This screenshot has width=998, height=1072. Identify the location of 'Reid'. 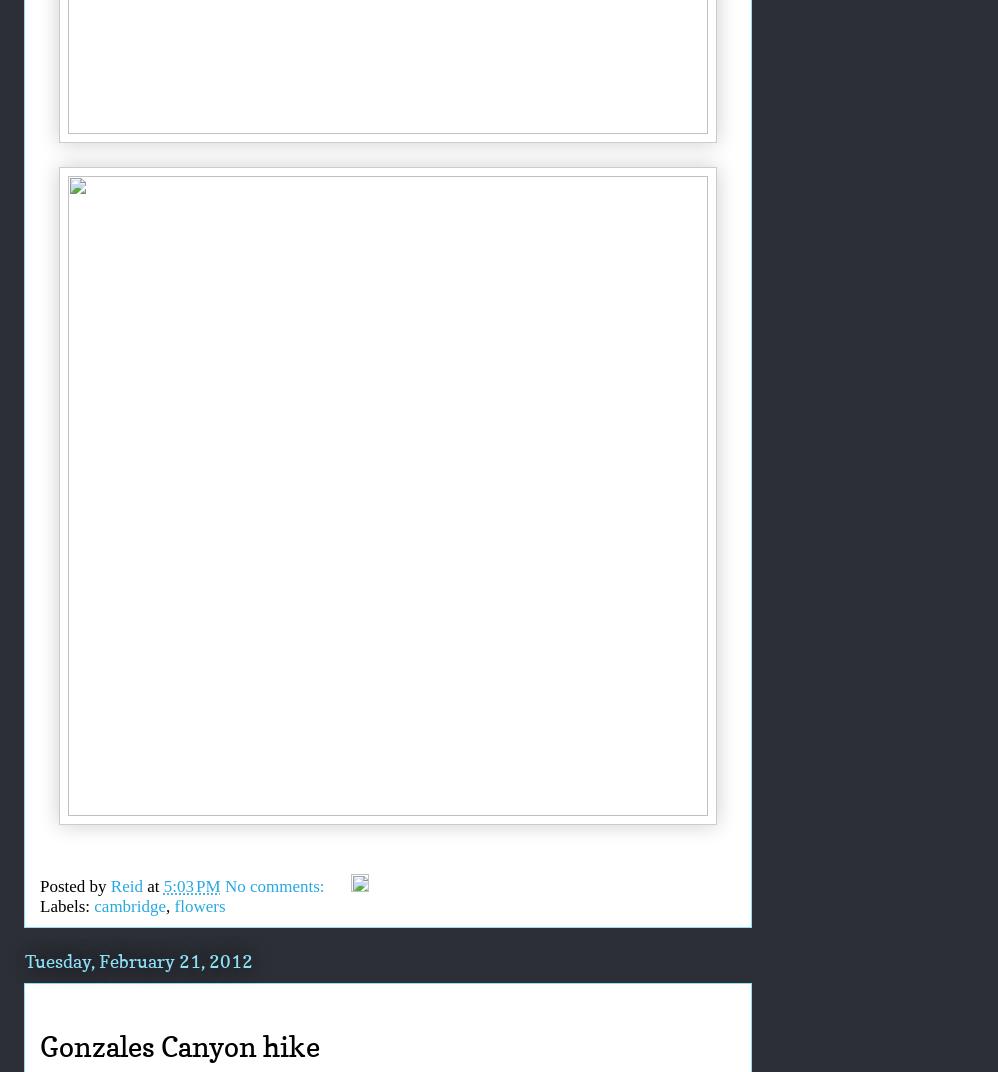
(126, 886).